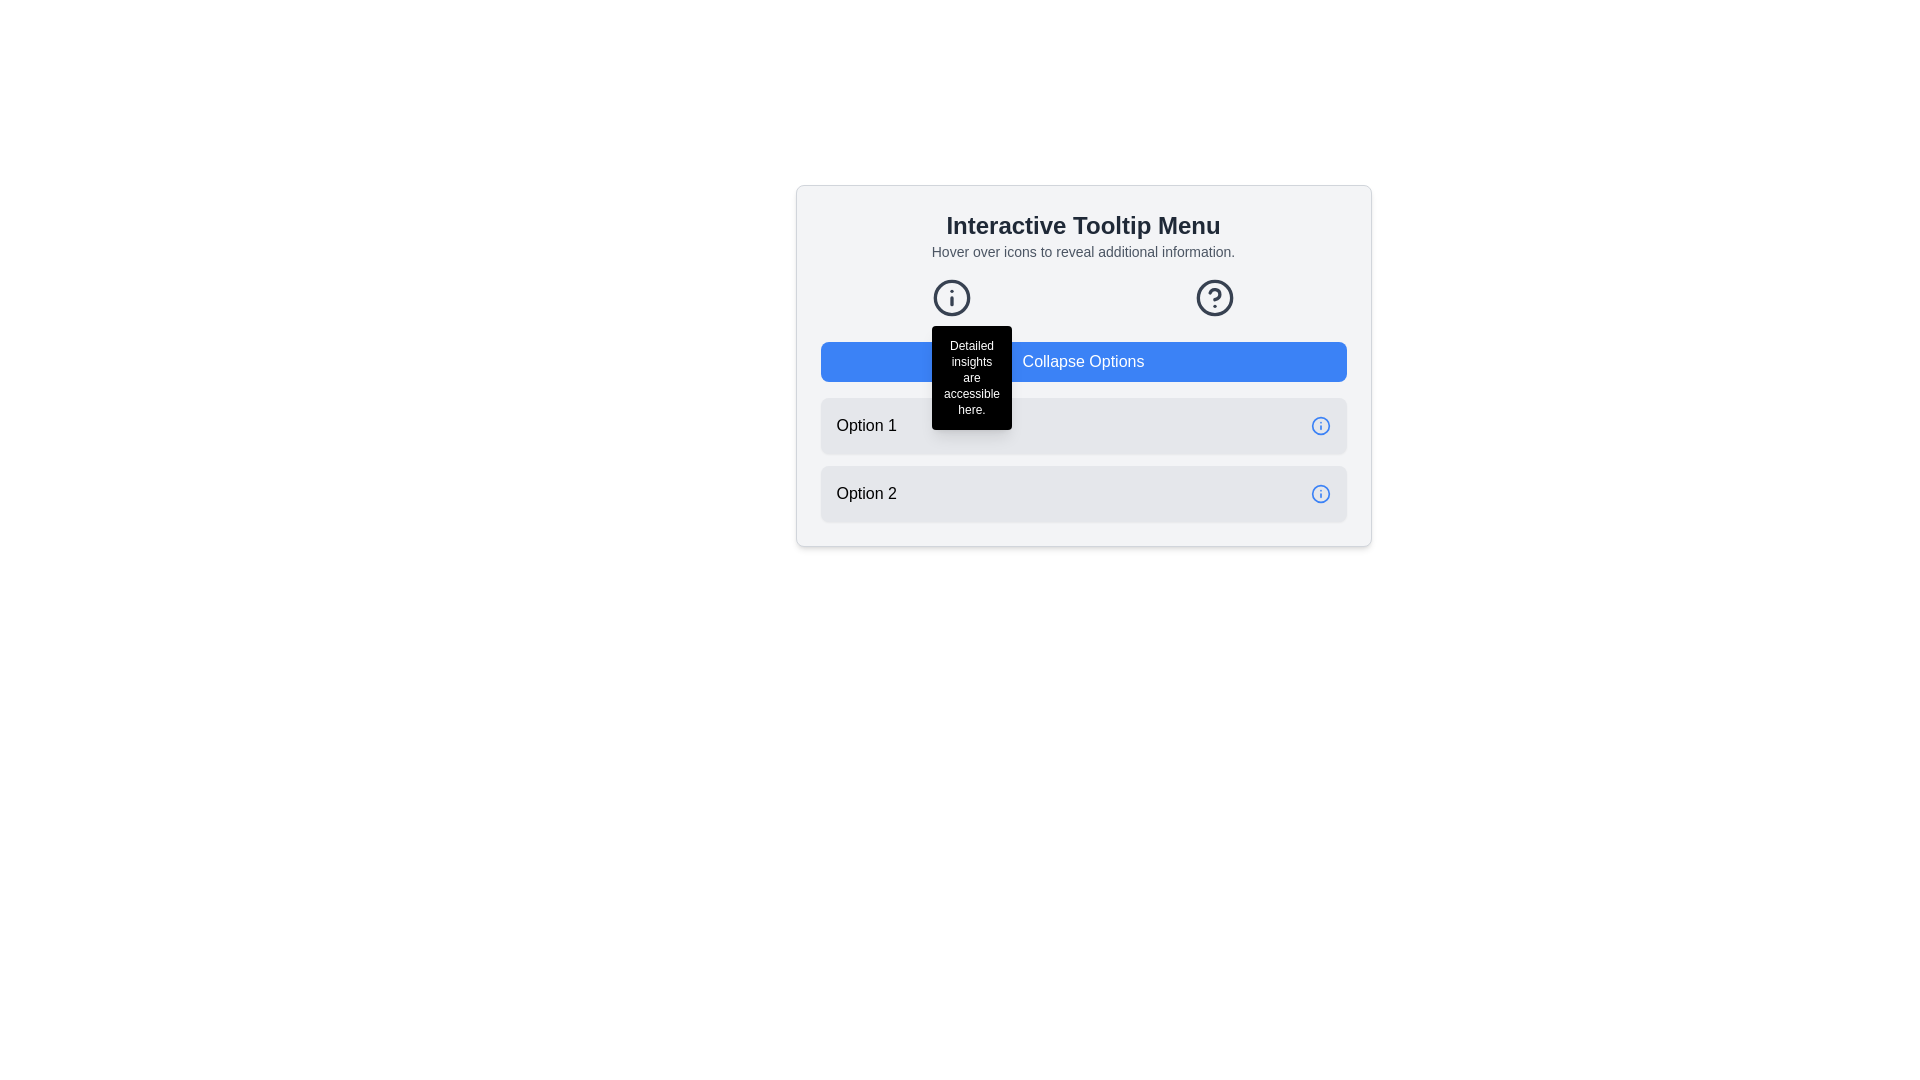 The height and width of the screenshot is (1080, 1920). I want to click on the 'Collapse Options' button, which is a rectangular button with rounded corners, styled in blue with white text, to trigger a color change, so click(1082, 362).